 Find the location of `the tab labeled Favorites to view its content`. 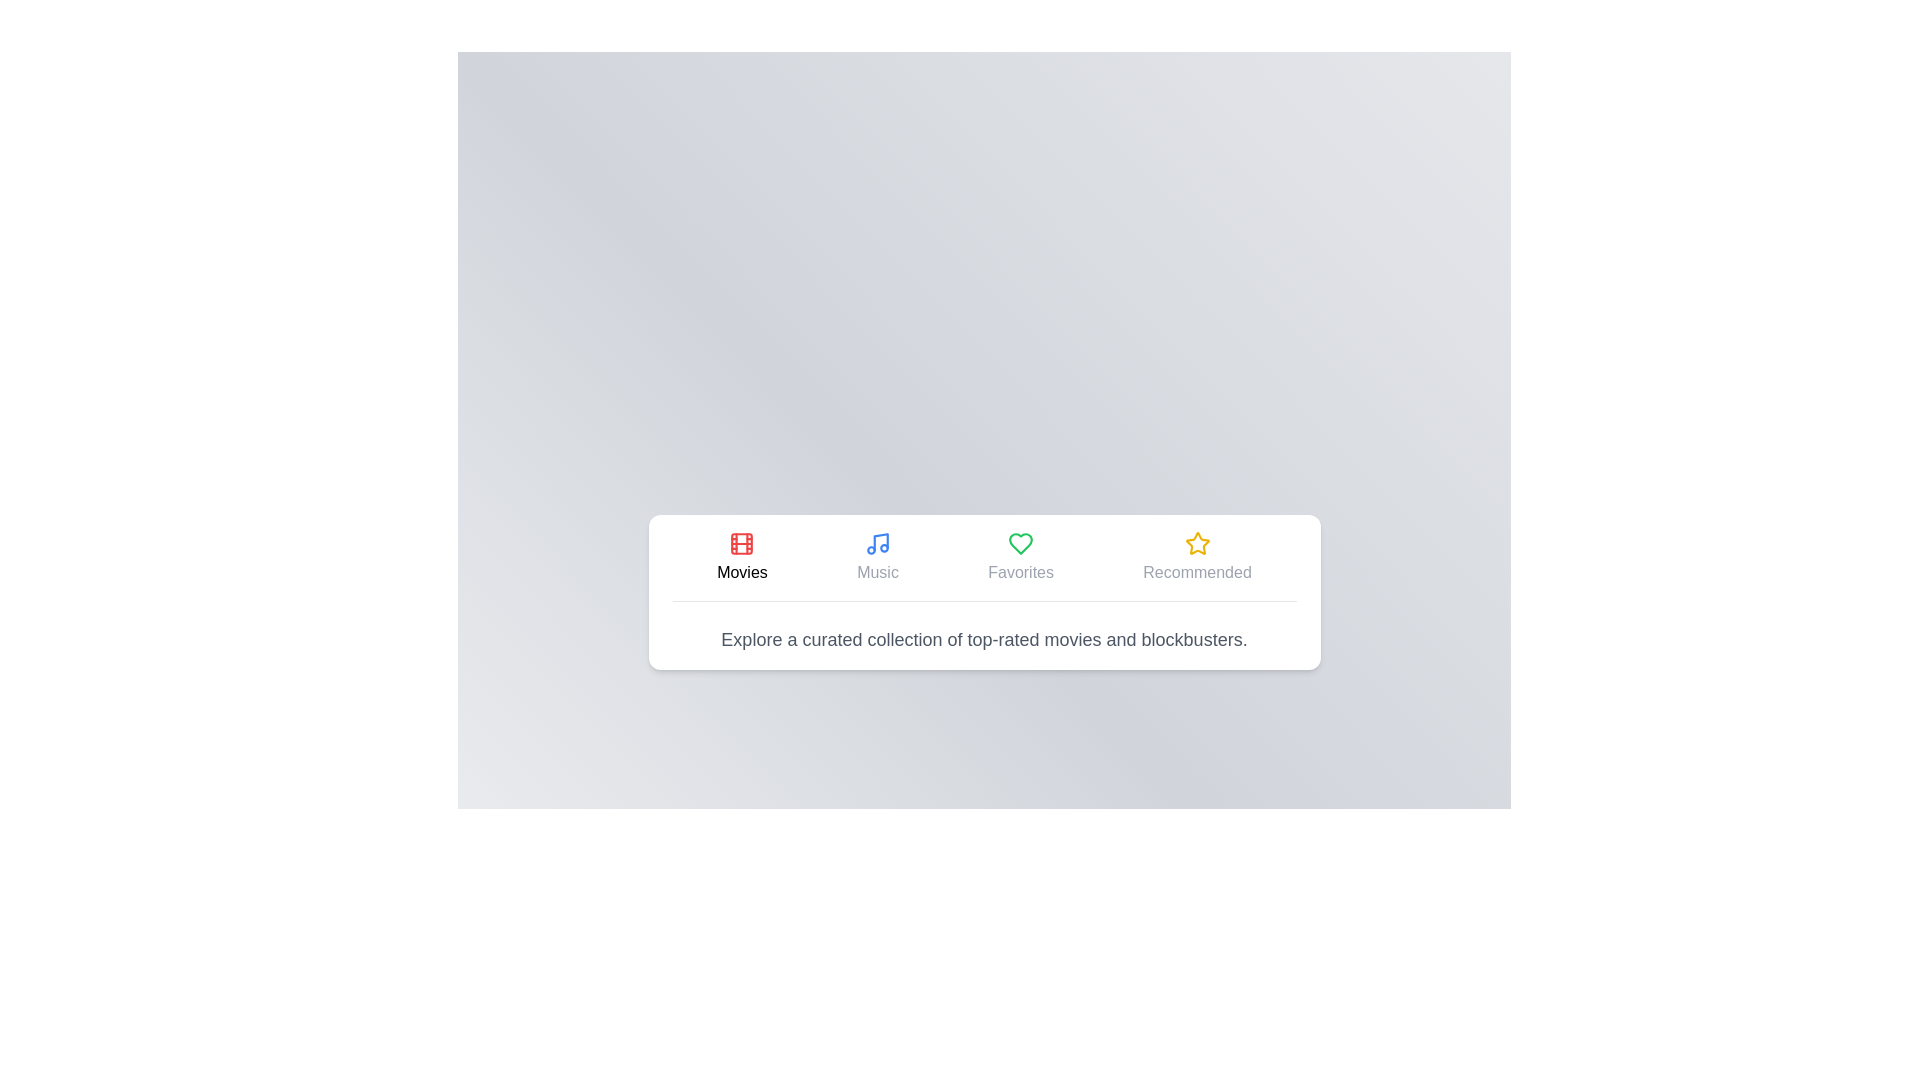

the tab labeled Favorites to view its content is located at coordinates (1021, 556).